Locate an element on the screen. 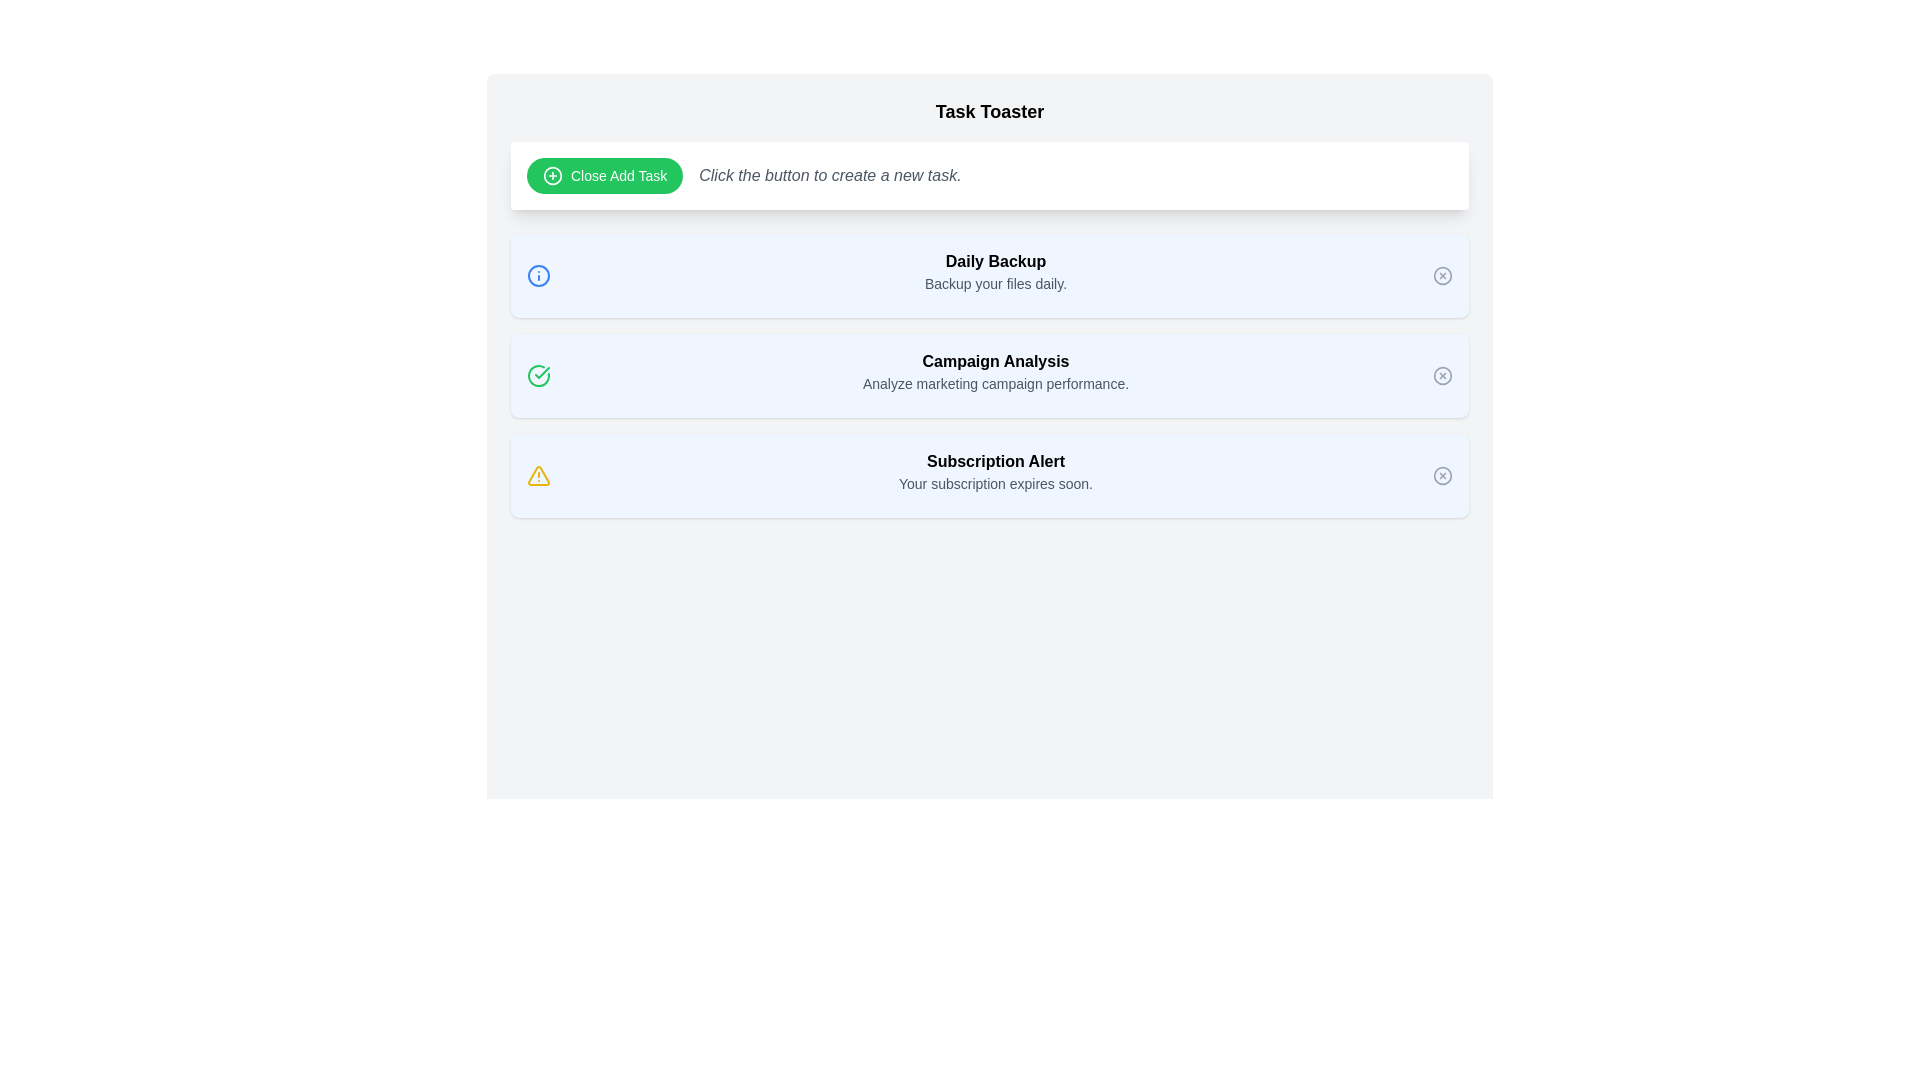 The width and height of the screenshot is (1920, 1080). the green button labeled 'Close Add Task' which contains a circular plus icon on its left side is located at coordinates (552, 175).